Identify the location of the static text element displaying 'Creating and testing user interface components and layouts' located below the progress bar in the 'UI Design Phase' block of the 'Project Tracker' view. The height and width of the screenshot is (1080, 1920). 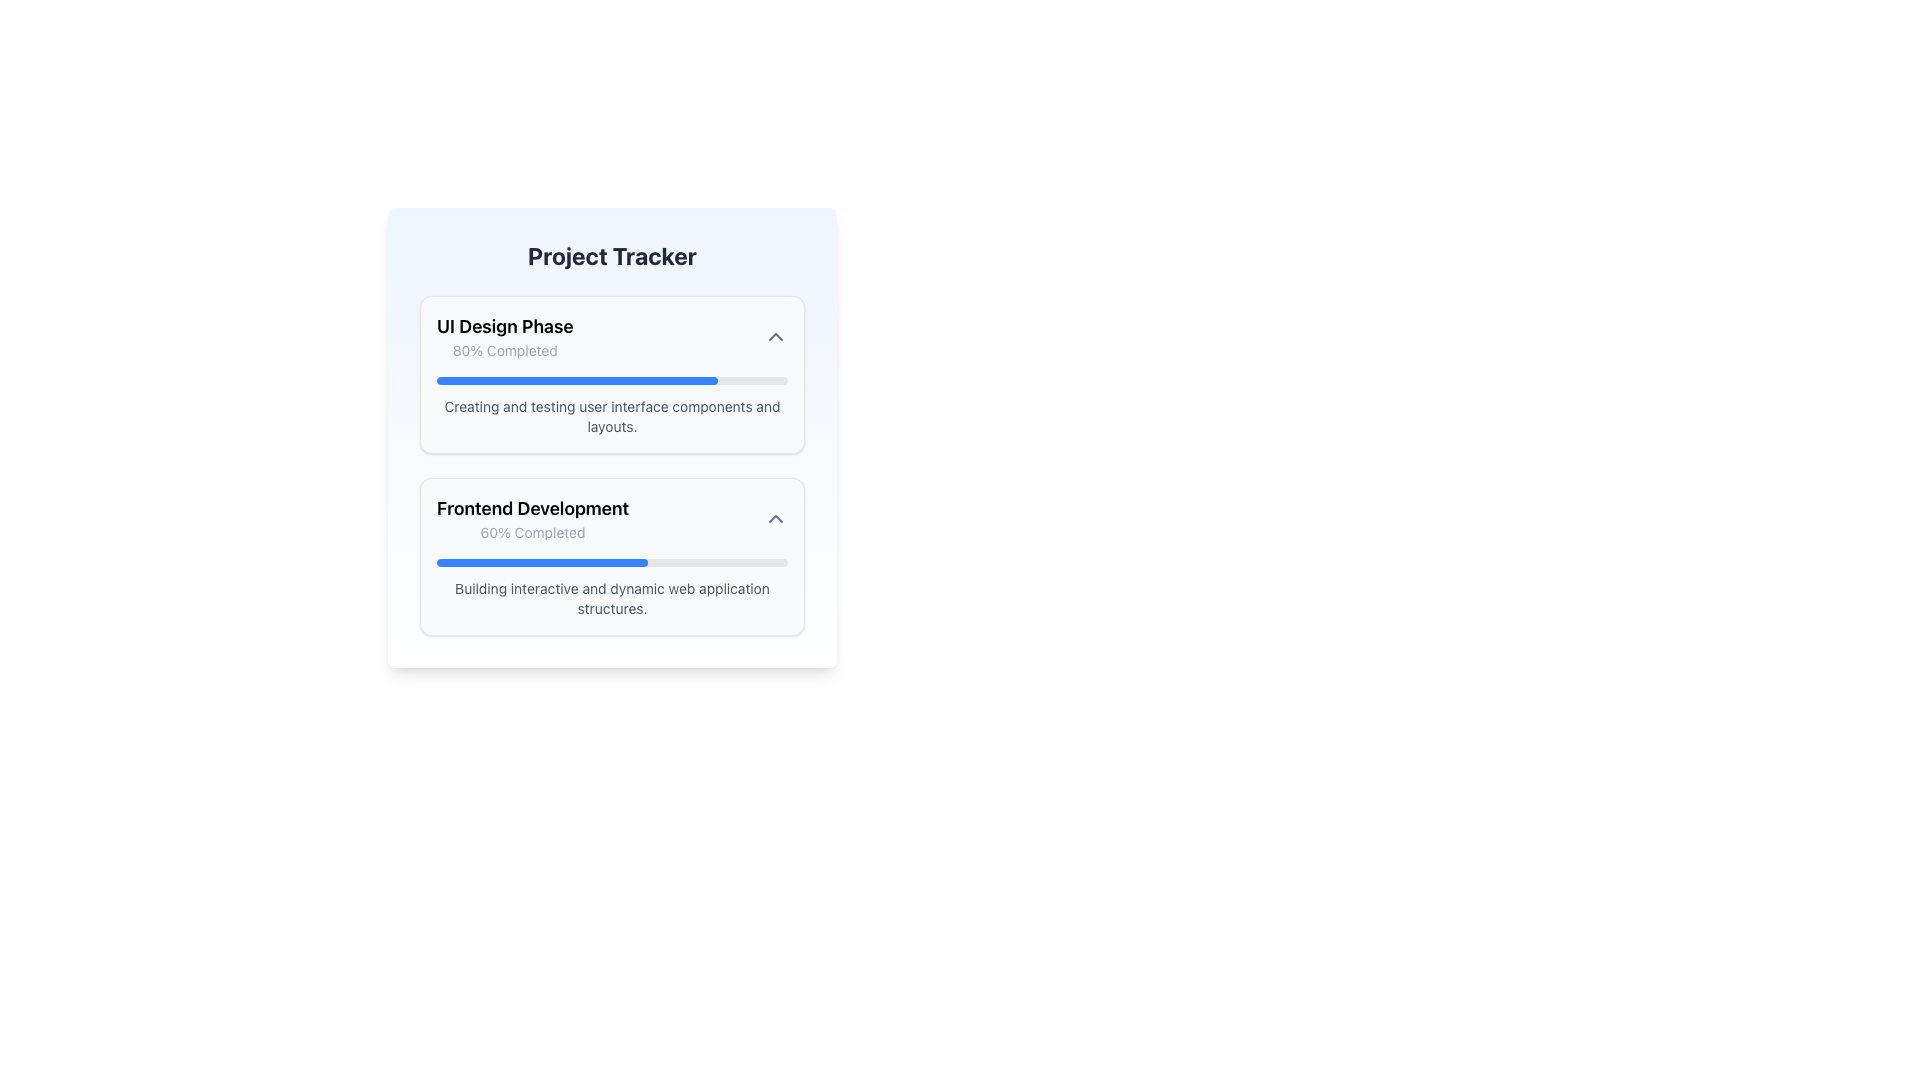
(611, 415).